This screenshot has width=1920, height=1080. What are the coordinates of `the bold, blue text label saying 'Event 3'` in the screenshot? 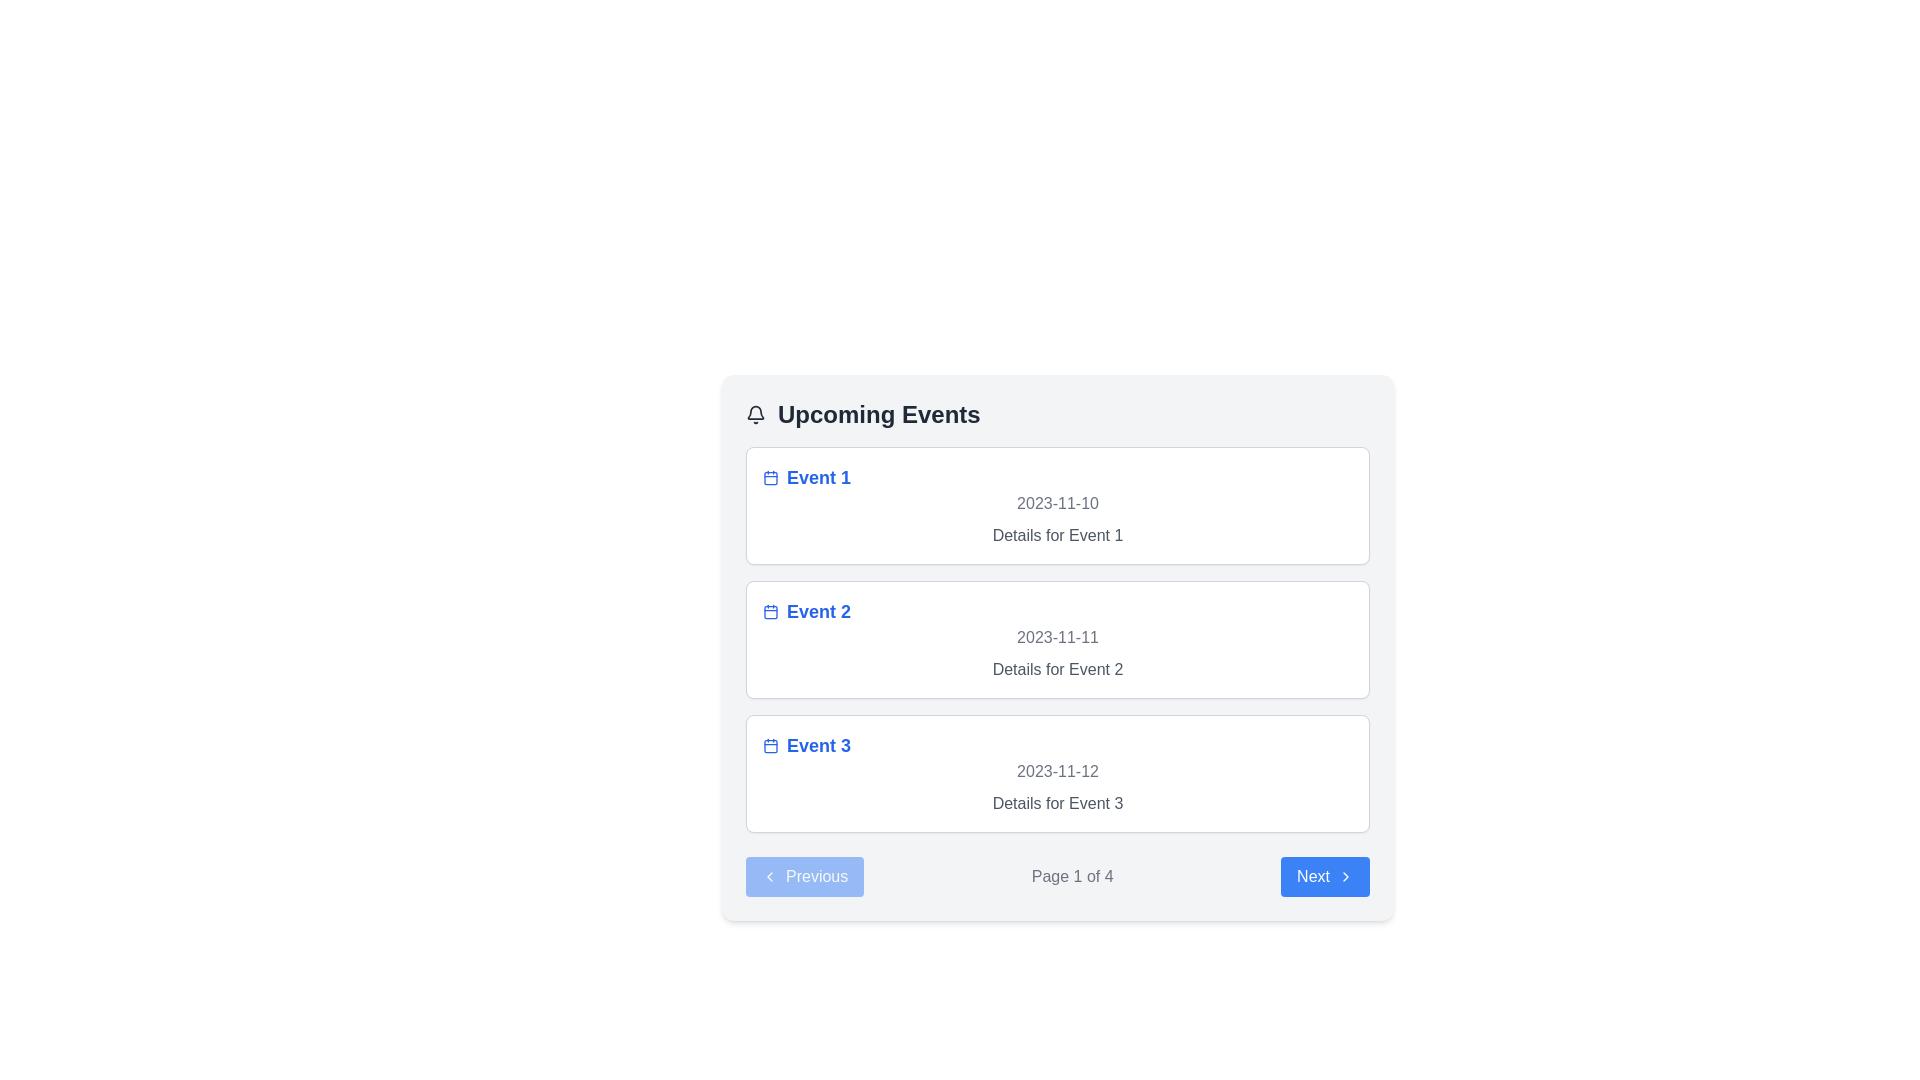 It's located at (819, 745).